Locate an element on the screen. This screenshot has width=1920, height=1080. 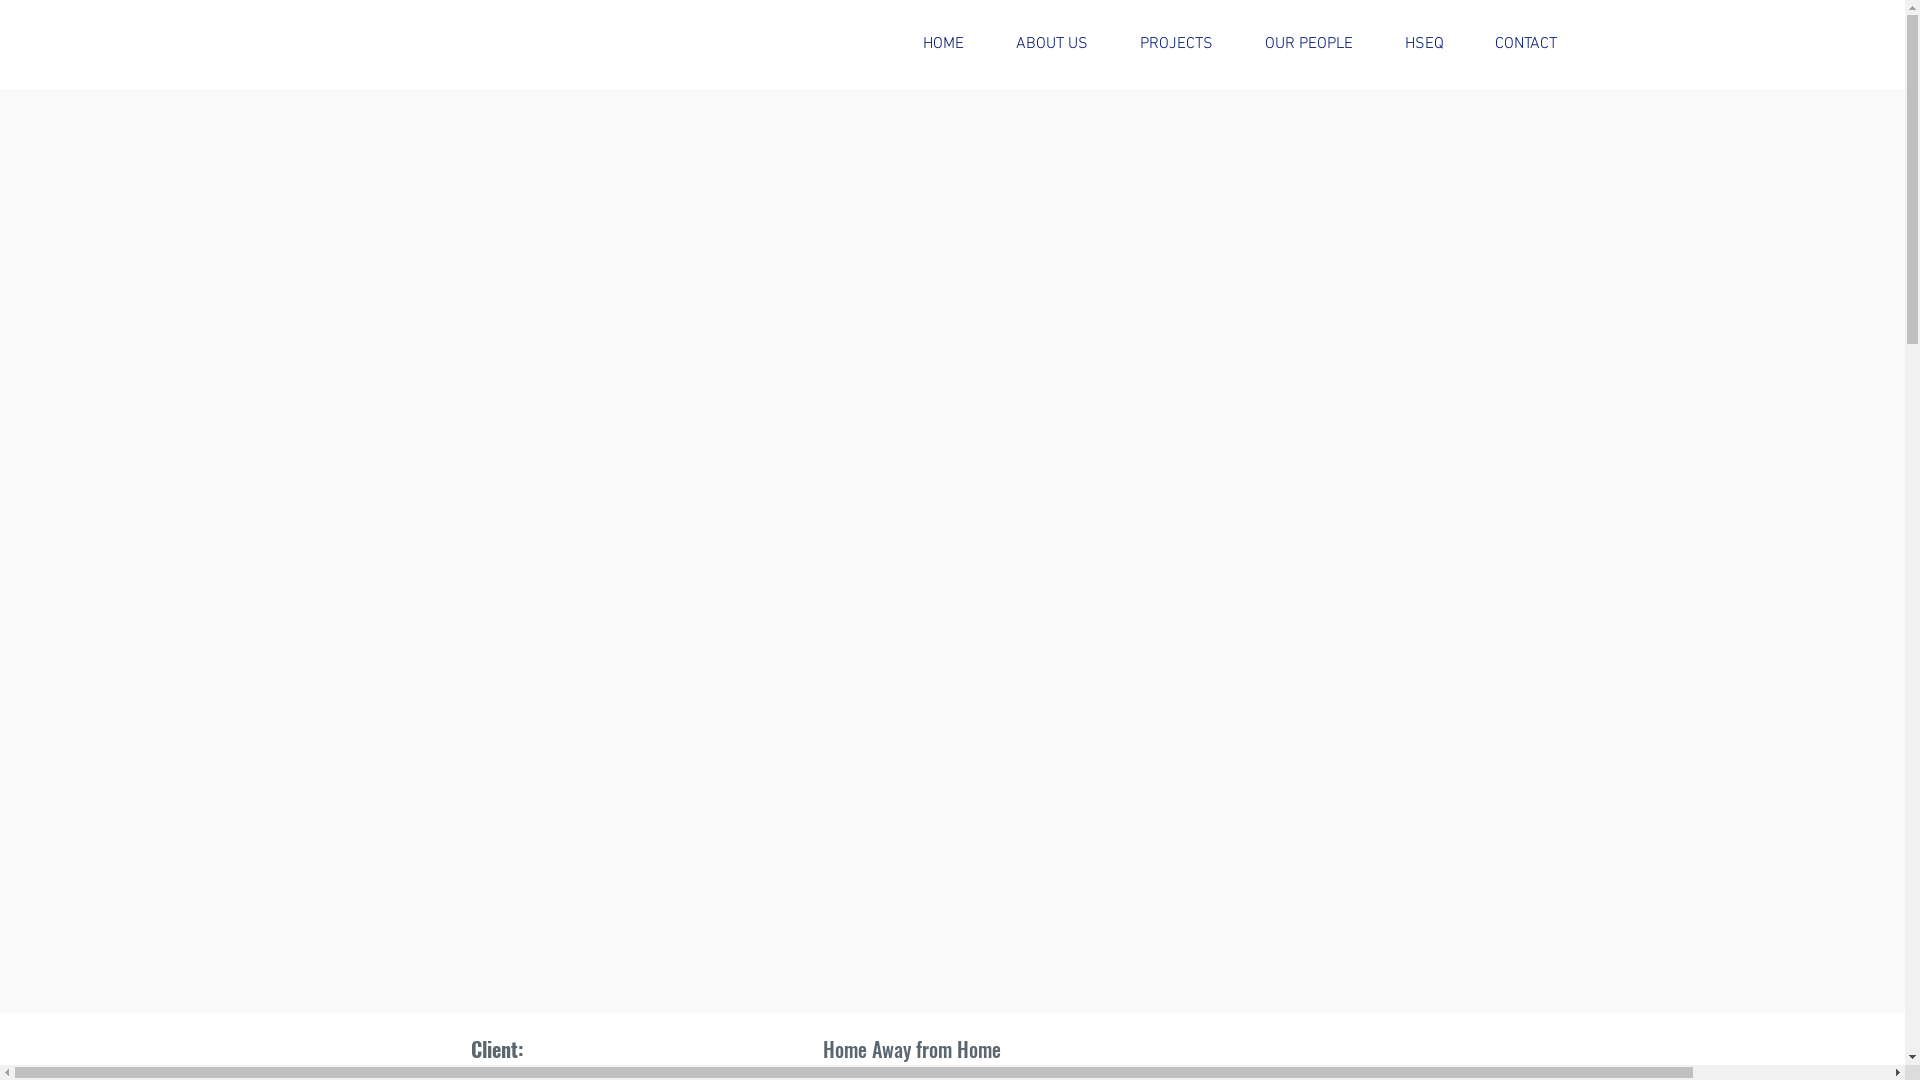
'ABOUT US' is located at coordinates (1050, 44).